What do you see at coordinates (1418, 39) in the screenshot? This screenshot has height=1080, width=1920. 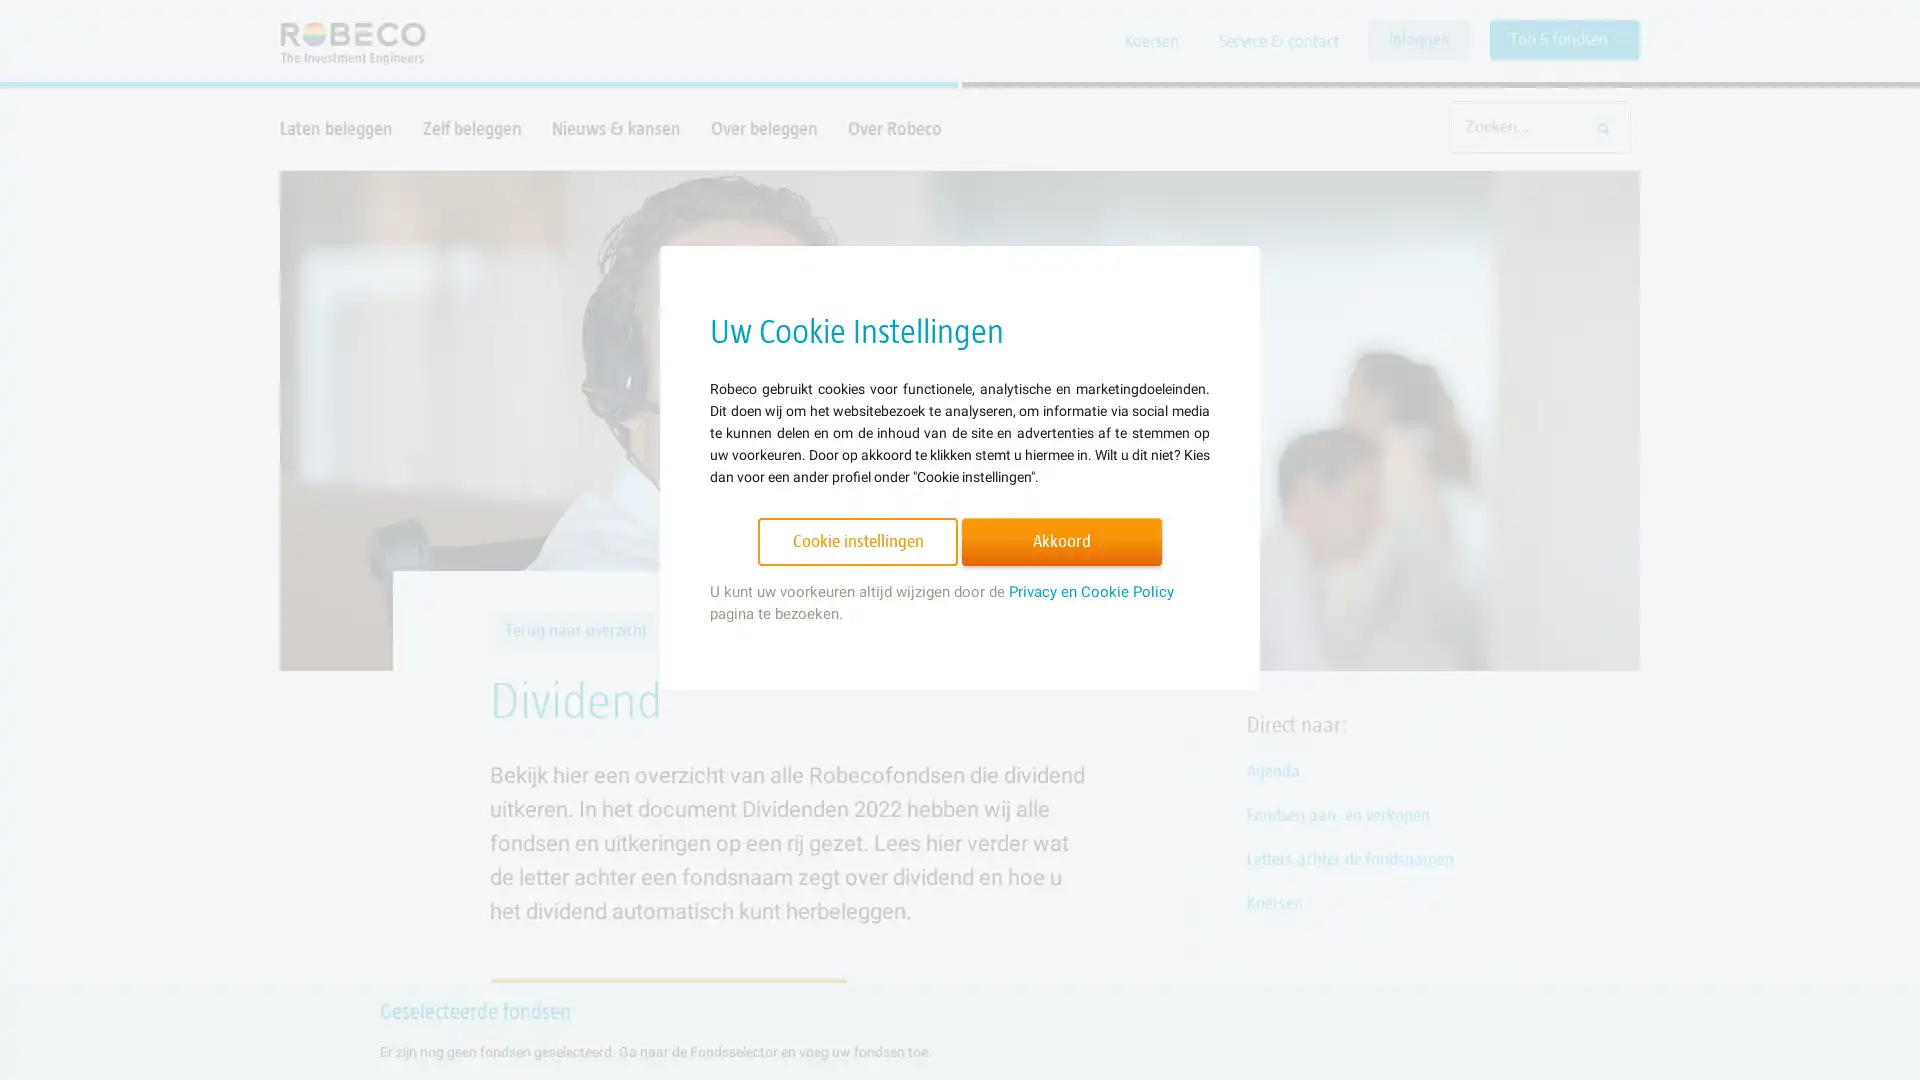 I see `Inloggen` at bounding box center [1418, 39].